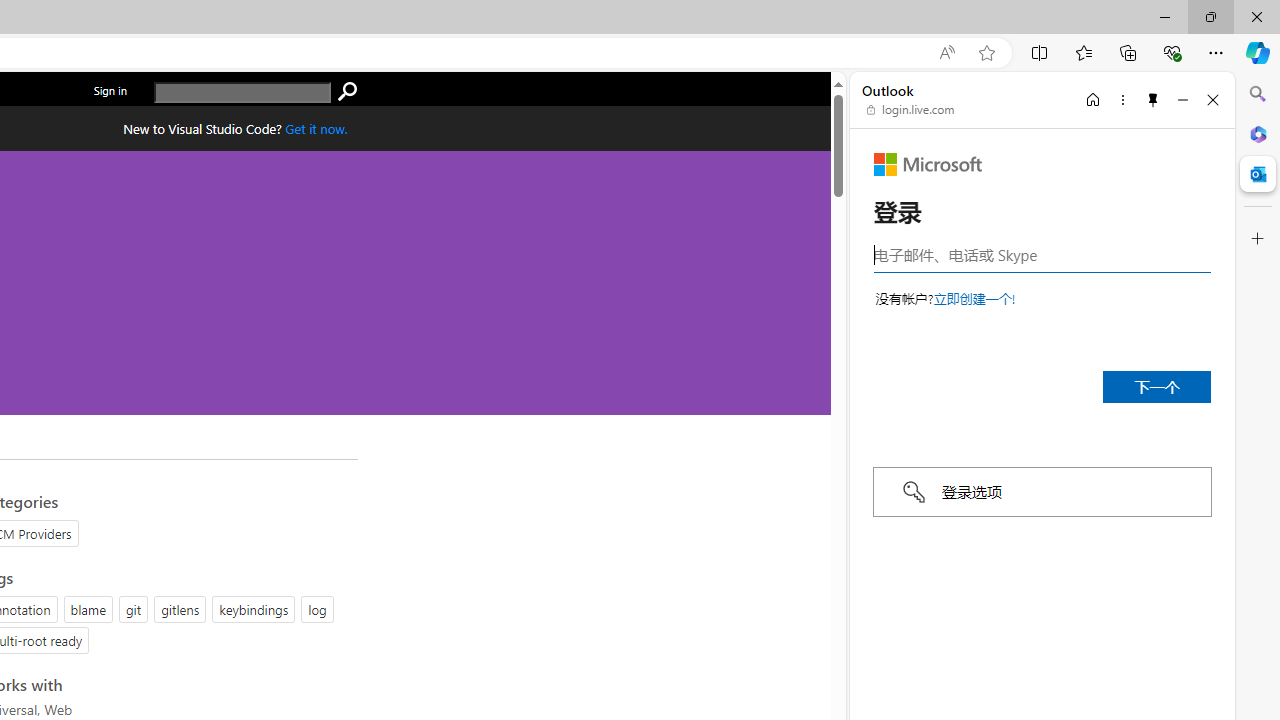 Image resolution: width=1280 pixels, height=720 pixels. Describe the element at coordinates (1153, 99) in the screenshot. I see `'Unpin side pane'` at that location.